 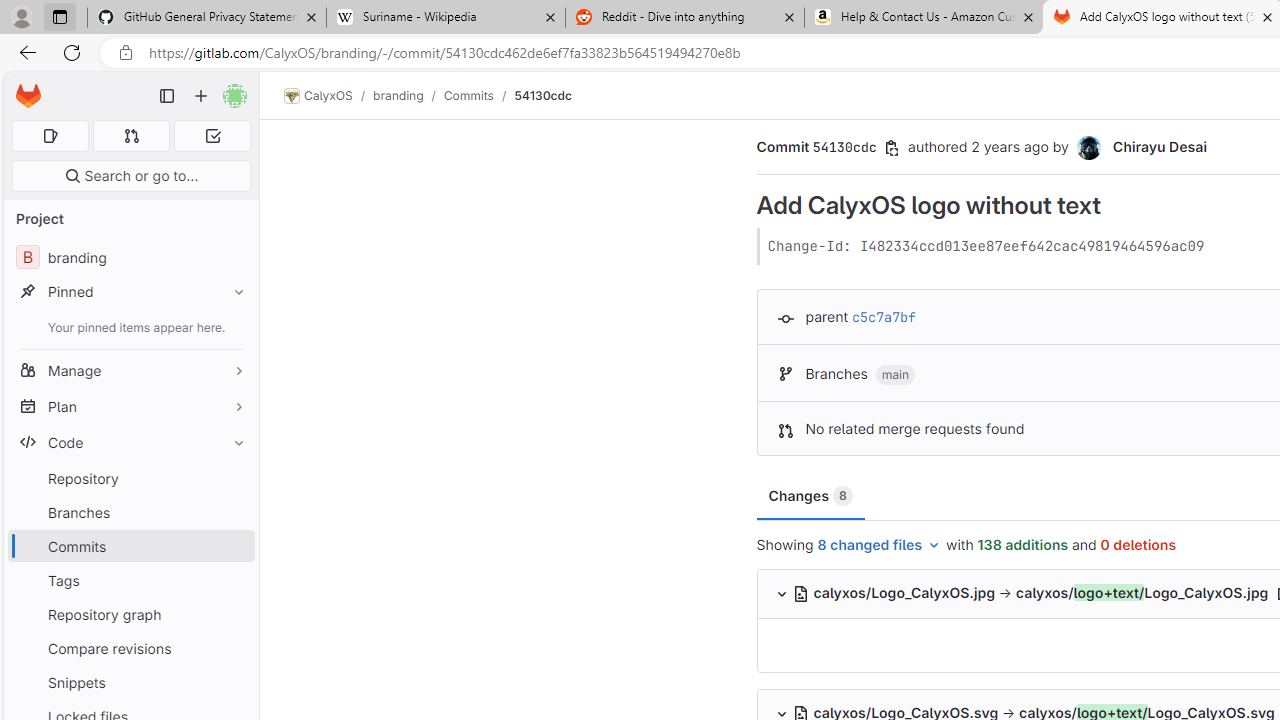 What do you see at coordinates (201, 96) in the screenshot?
I see `'Create new...'` at bounding box center [201, 96].